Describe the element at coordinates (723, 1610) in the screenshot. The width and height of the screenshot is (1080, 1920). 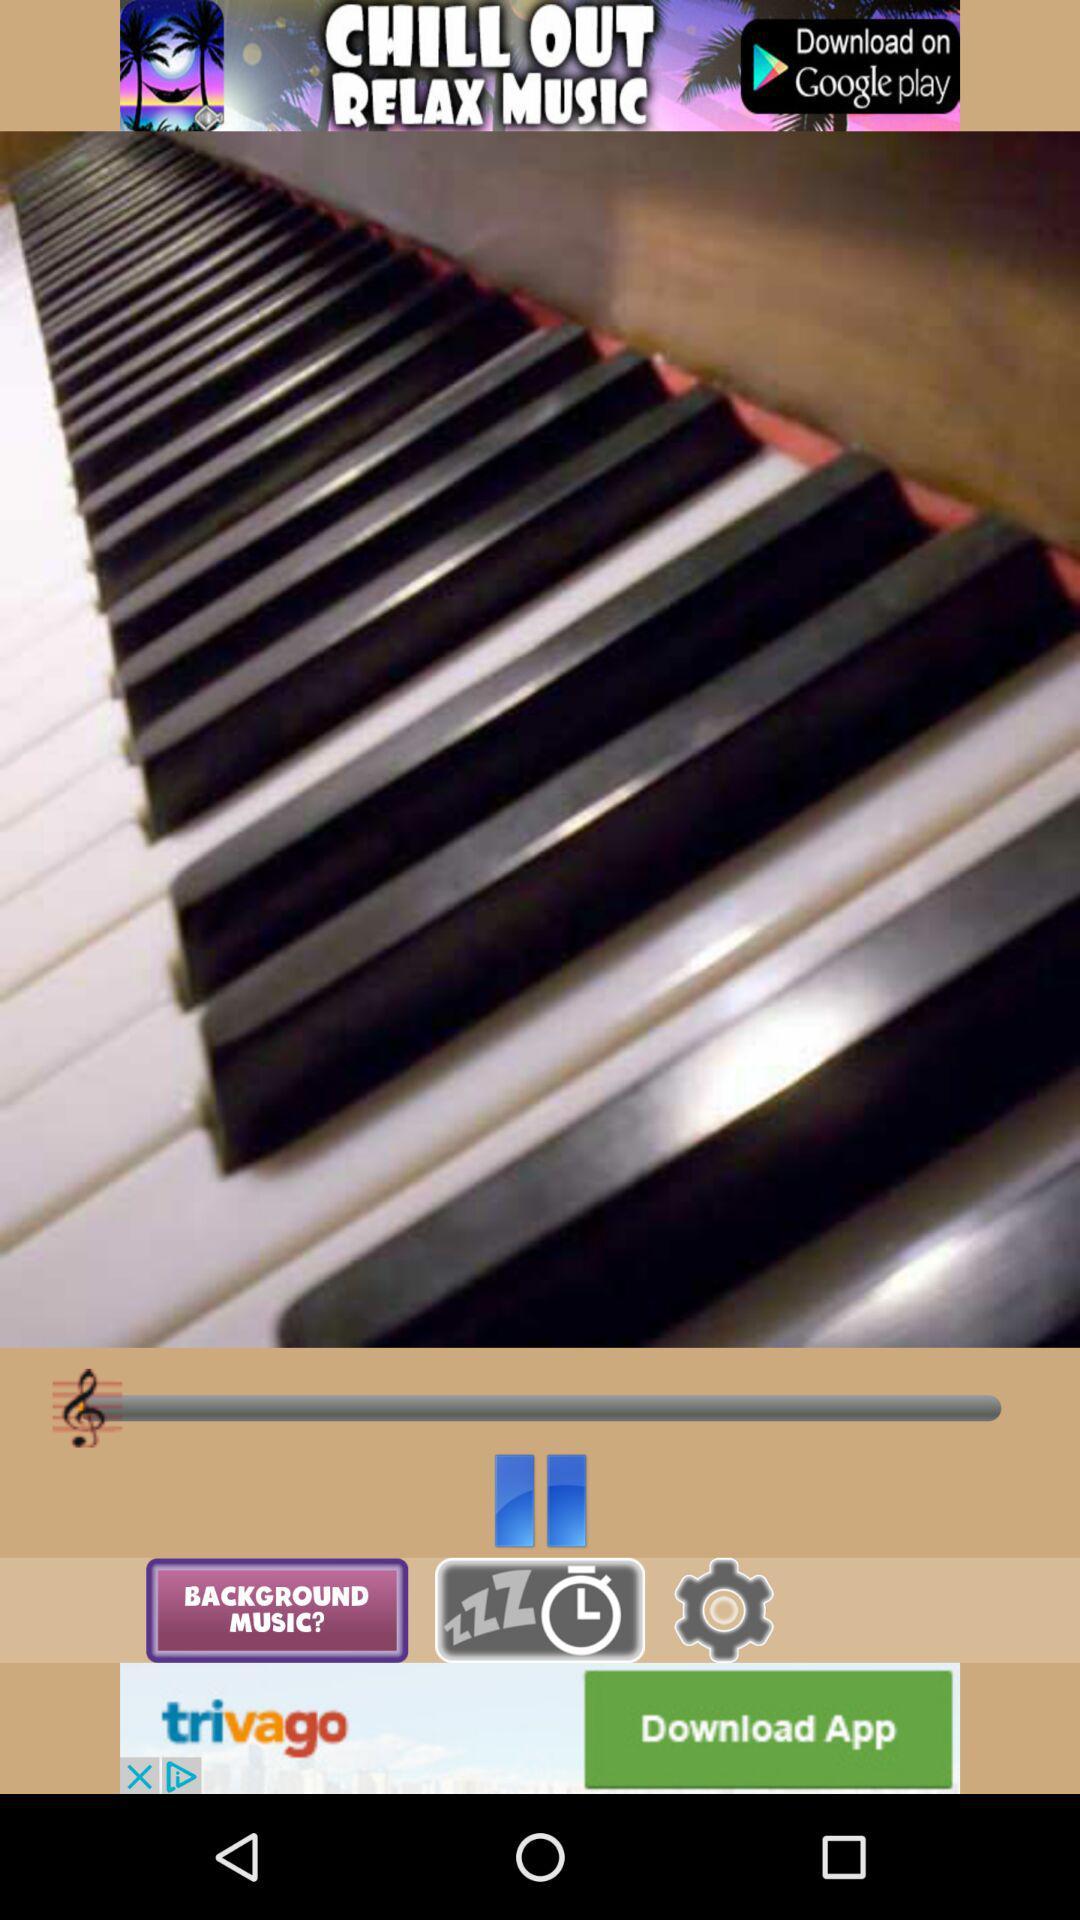
I see `setting` at that location.